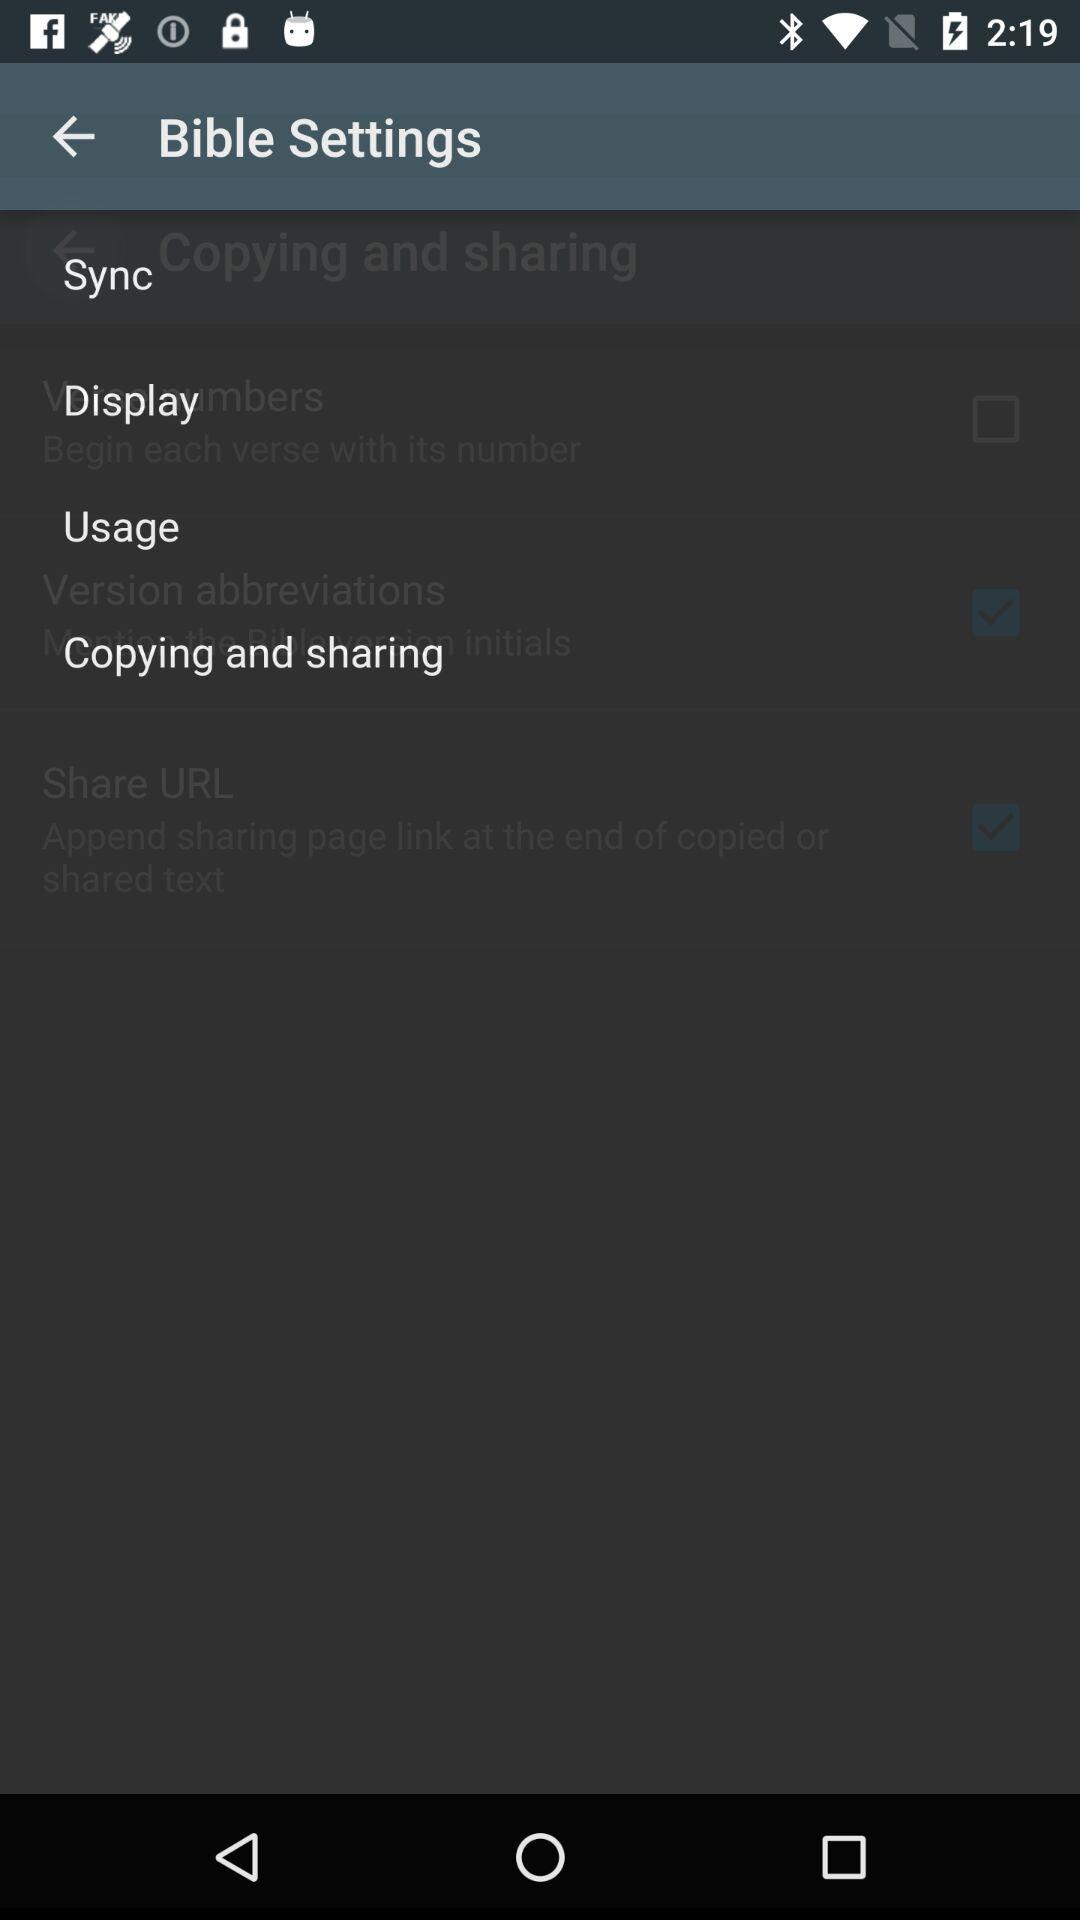  Describe the element at coordinates (121, 524) in the screenshot. I see `the icon above the copying and sharing item` at that location.